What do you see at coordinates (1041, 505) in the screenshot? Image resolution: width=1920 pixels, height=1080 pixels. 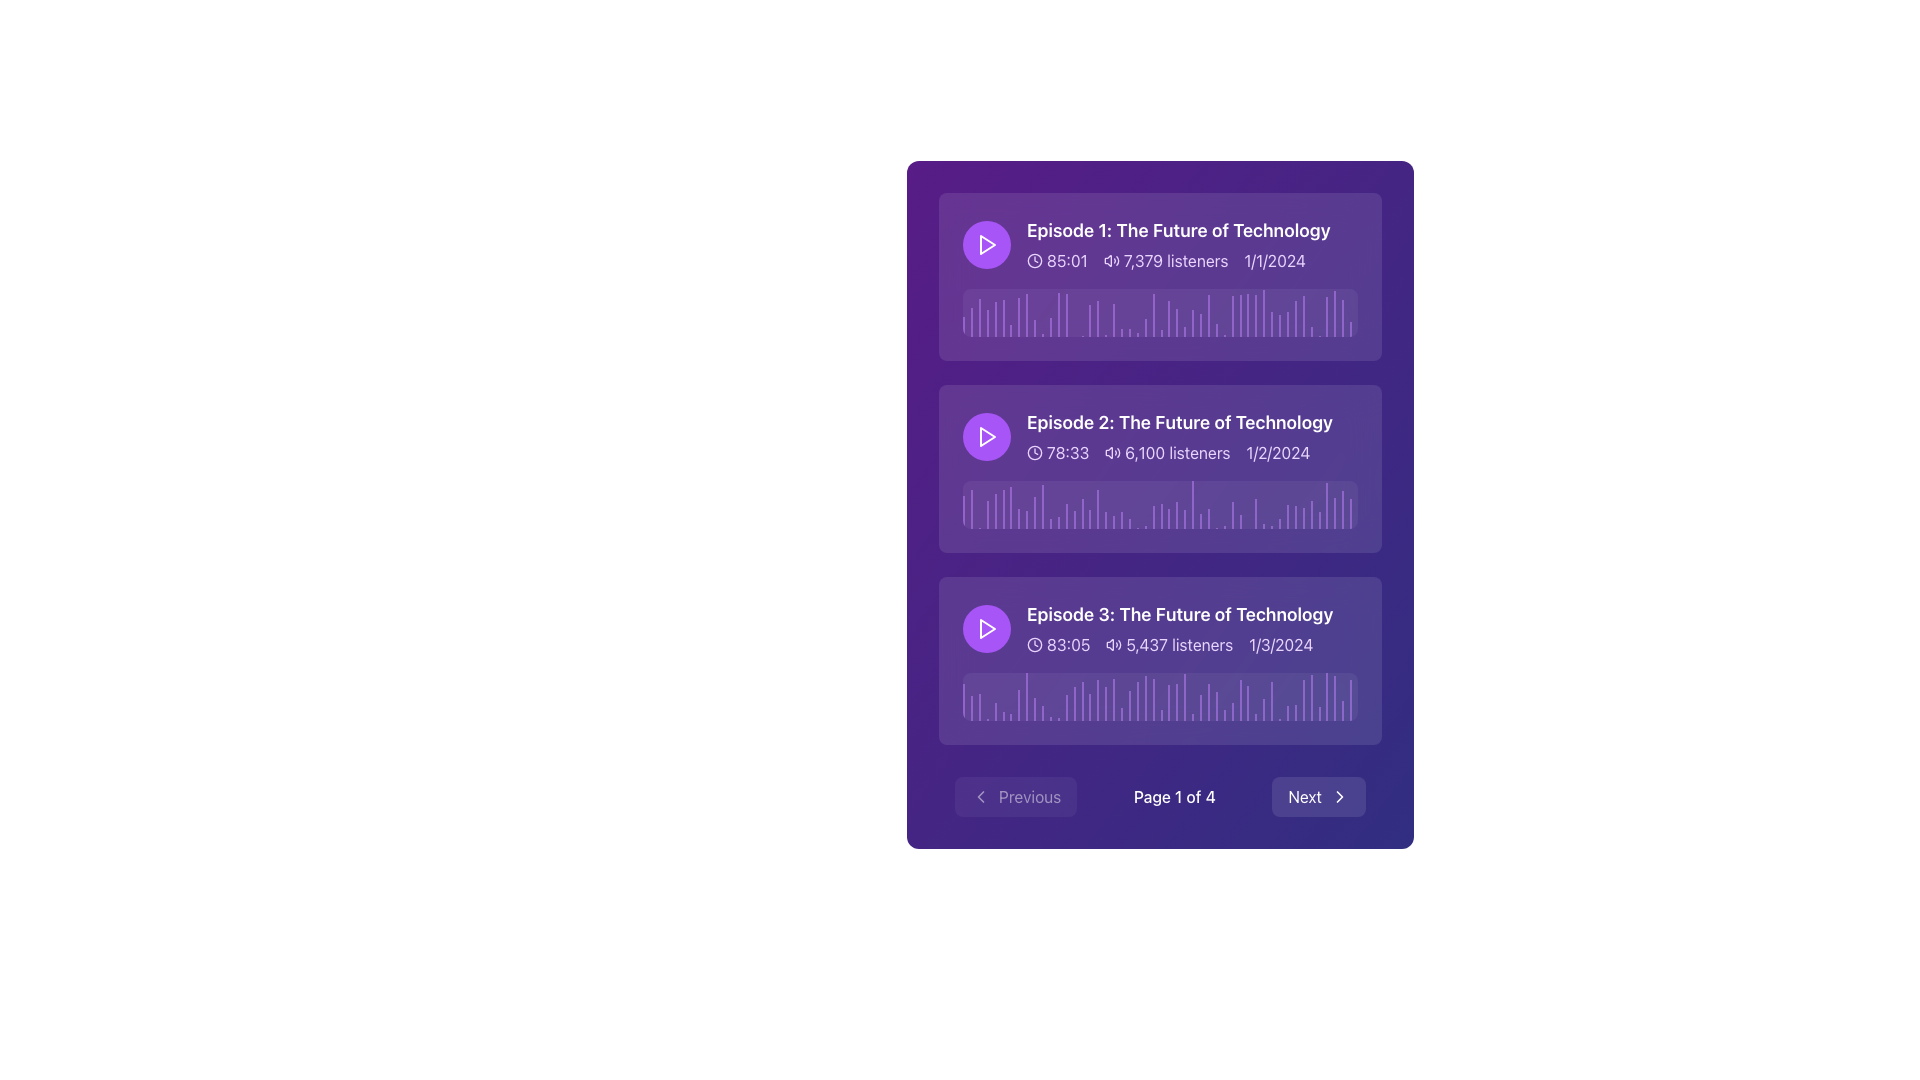 I see `the progress indicator represented by a thin vertical line in the waveform for 'Episode 2: The Future of Technology', styled with a semi-transparent purple color` at bounding box center [1041, 505].